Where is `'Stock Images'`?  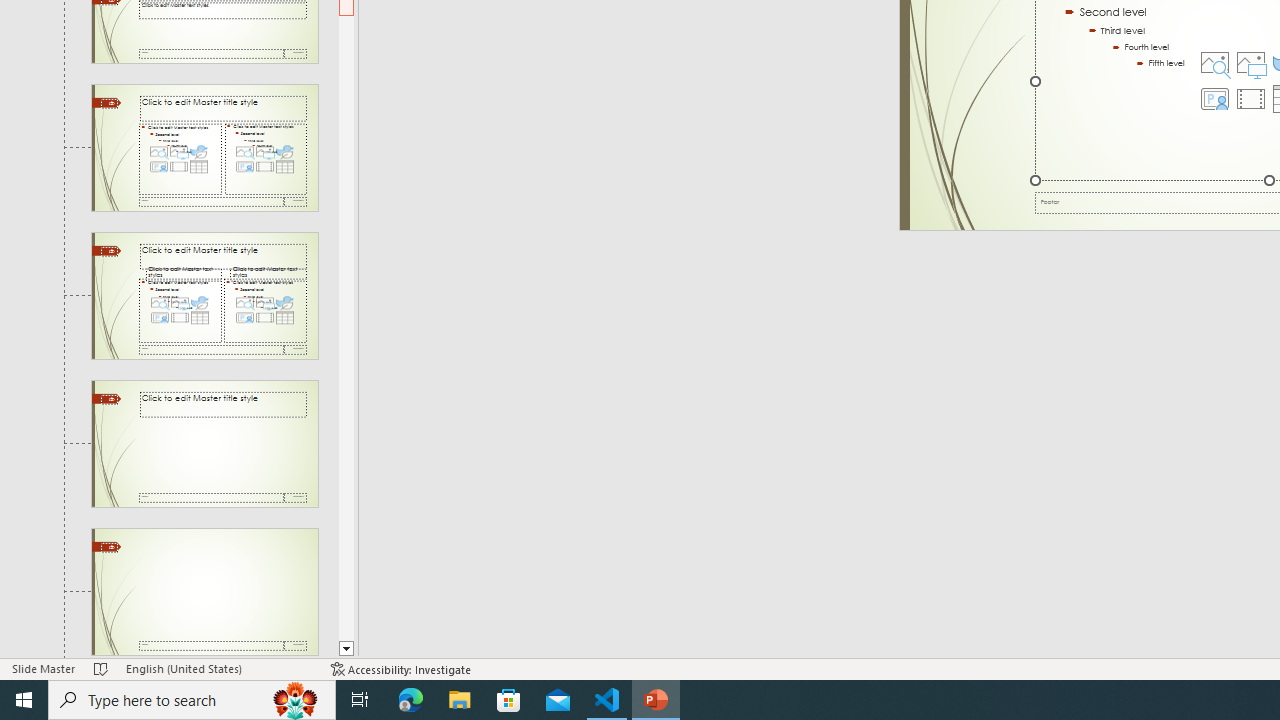
'Stock Images' is located at coordinates (1214, 61).